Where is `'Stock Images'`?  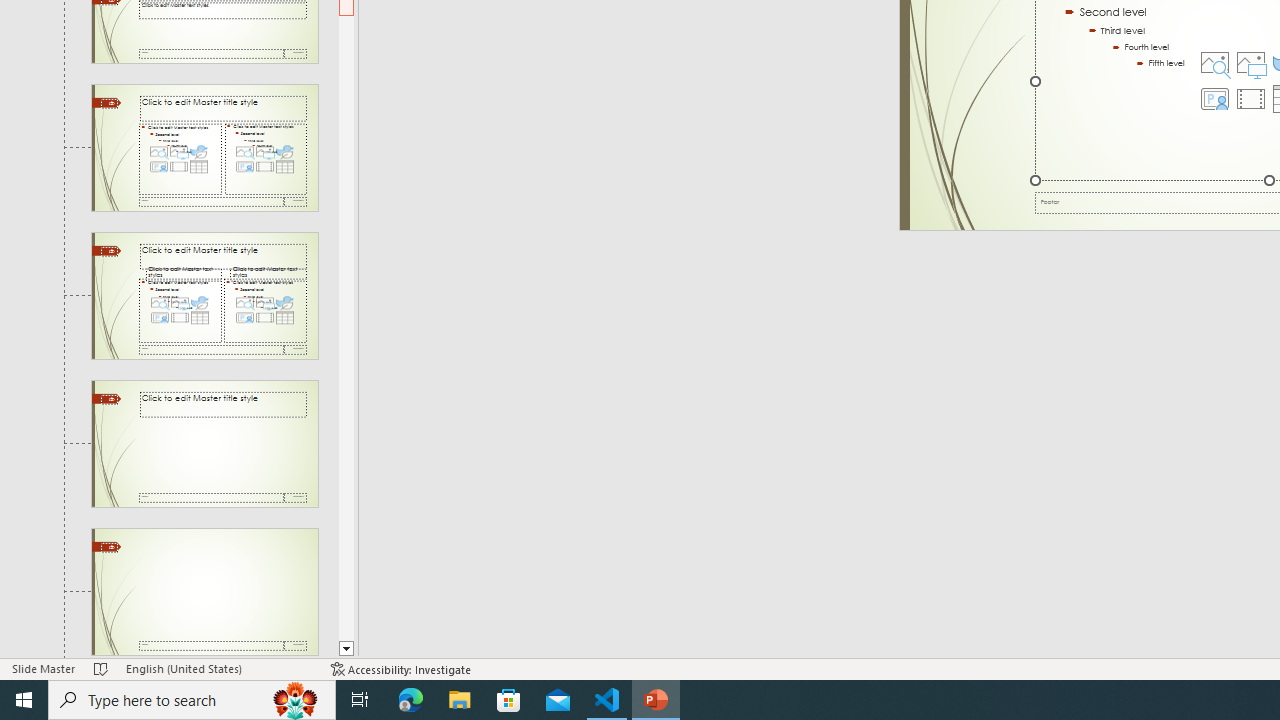
'Stock Images' is located at coordinates (1214, 61).